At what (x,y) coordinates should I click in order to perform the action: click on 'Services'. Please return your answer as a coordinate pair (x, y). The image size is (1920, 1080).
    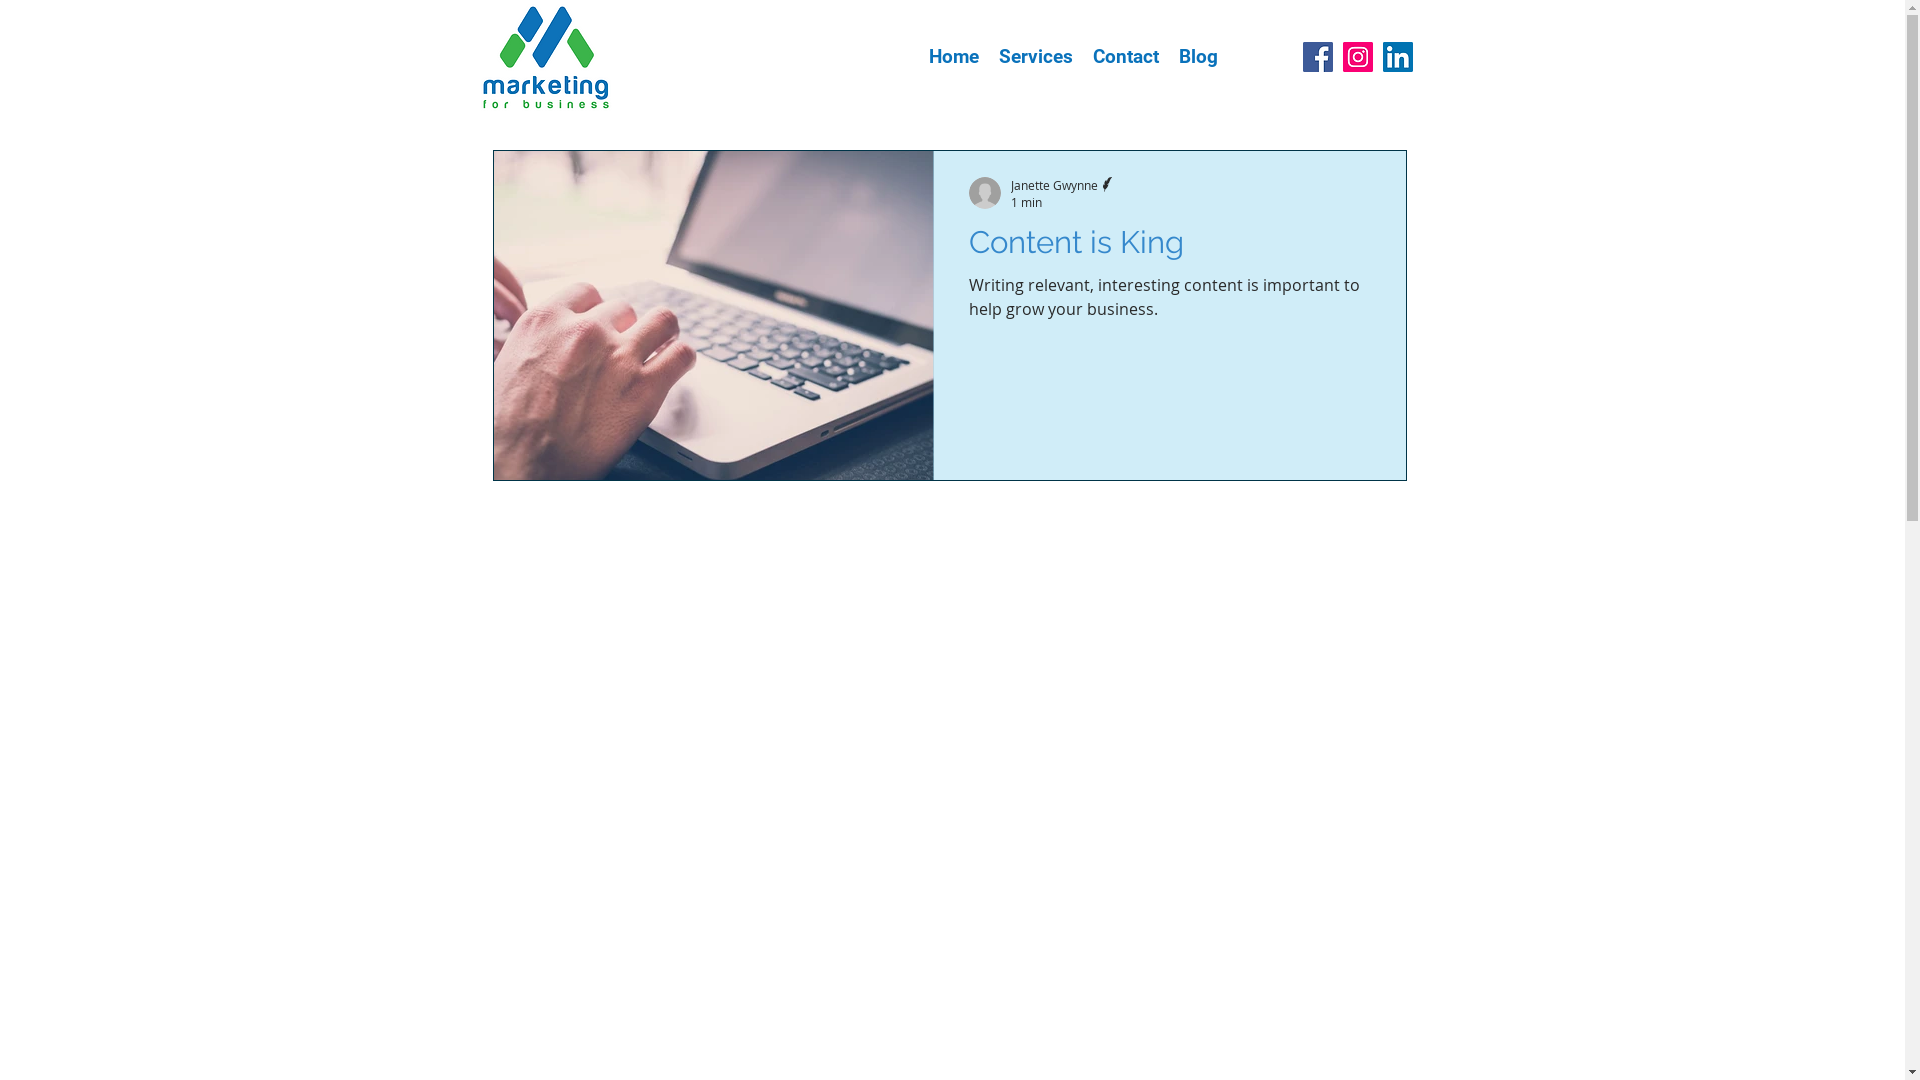
    Looking at the image, I should click on (1035, 56).